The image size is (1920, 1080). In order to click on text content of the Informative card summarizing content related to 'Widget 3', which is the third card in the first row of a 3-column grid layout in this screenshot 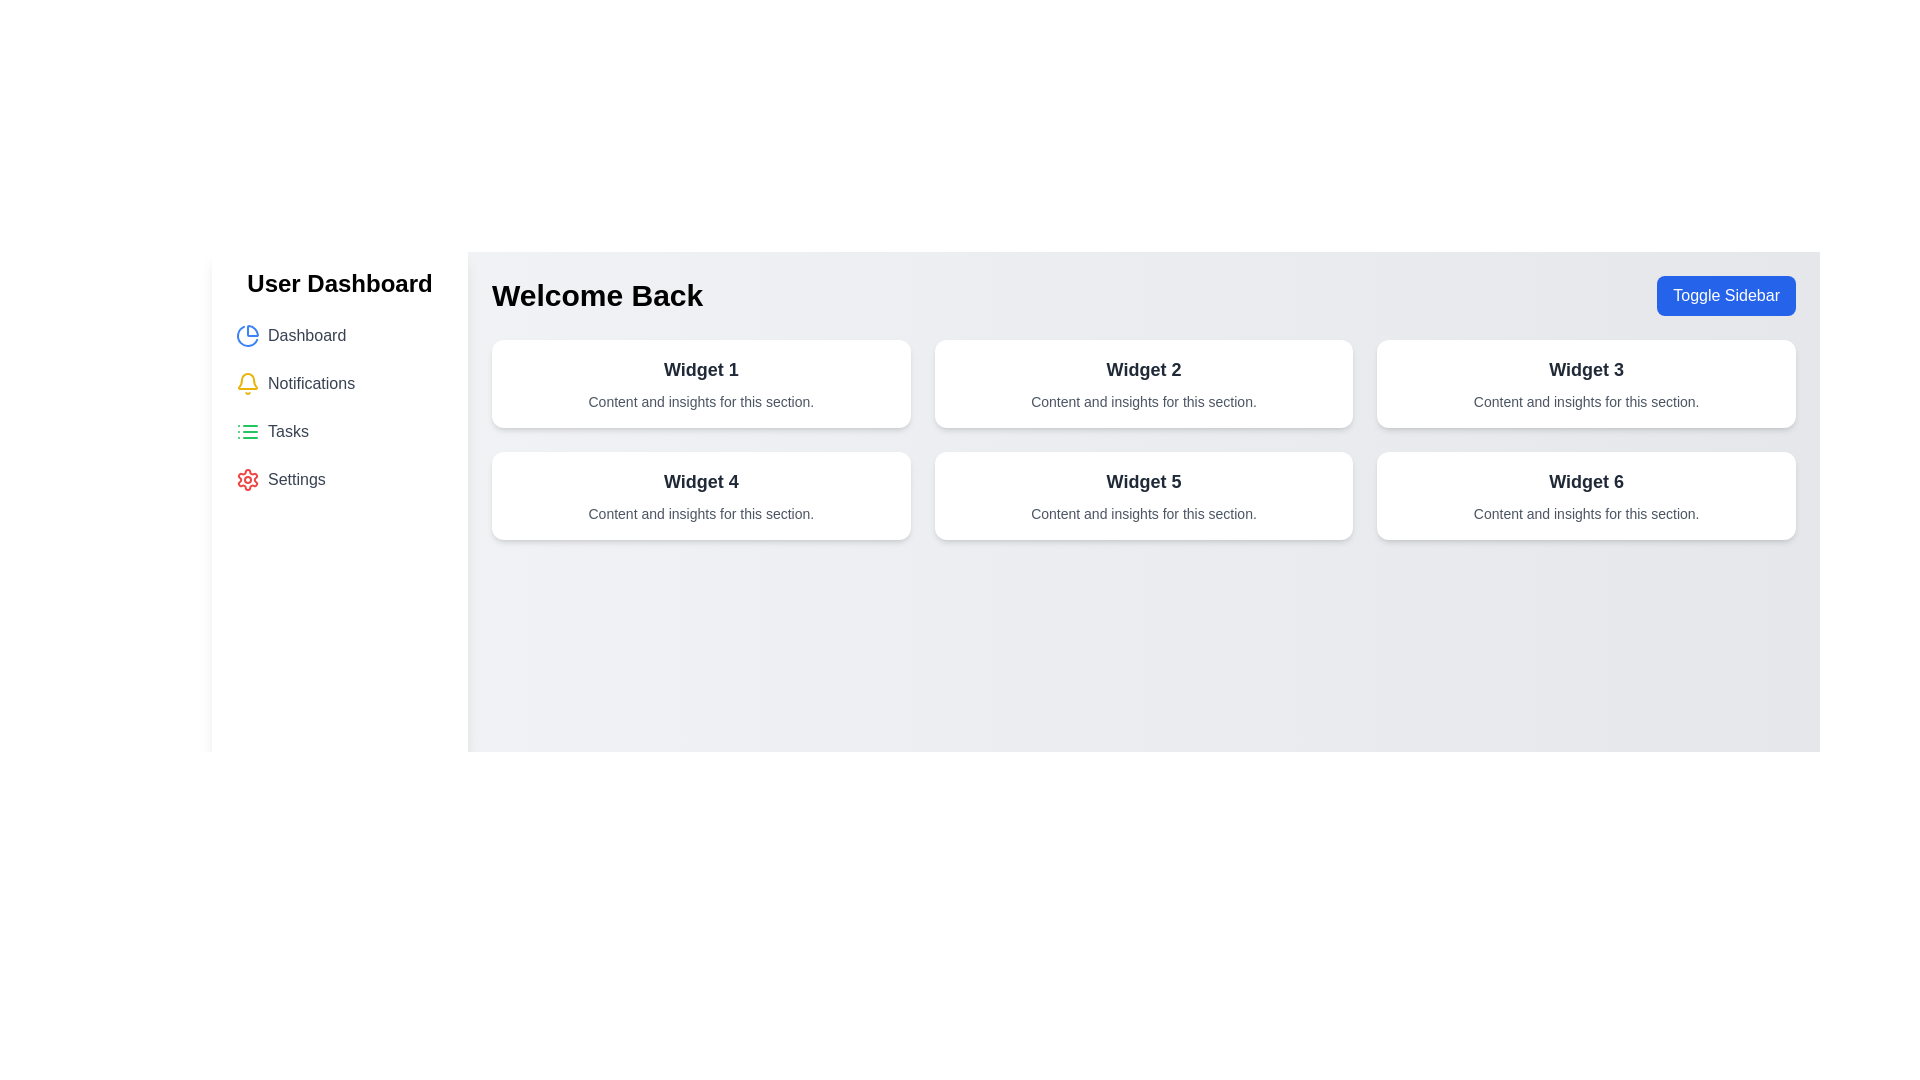, I will do `click(1585, 384)`.